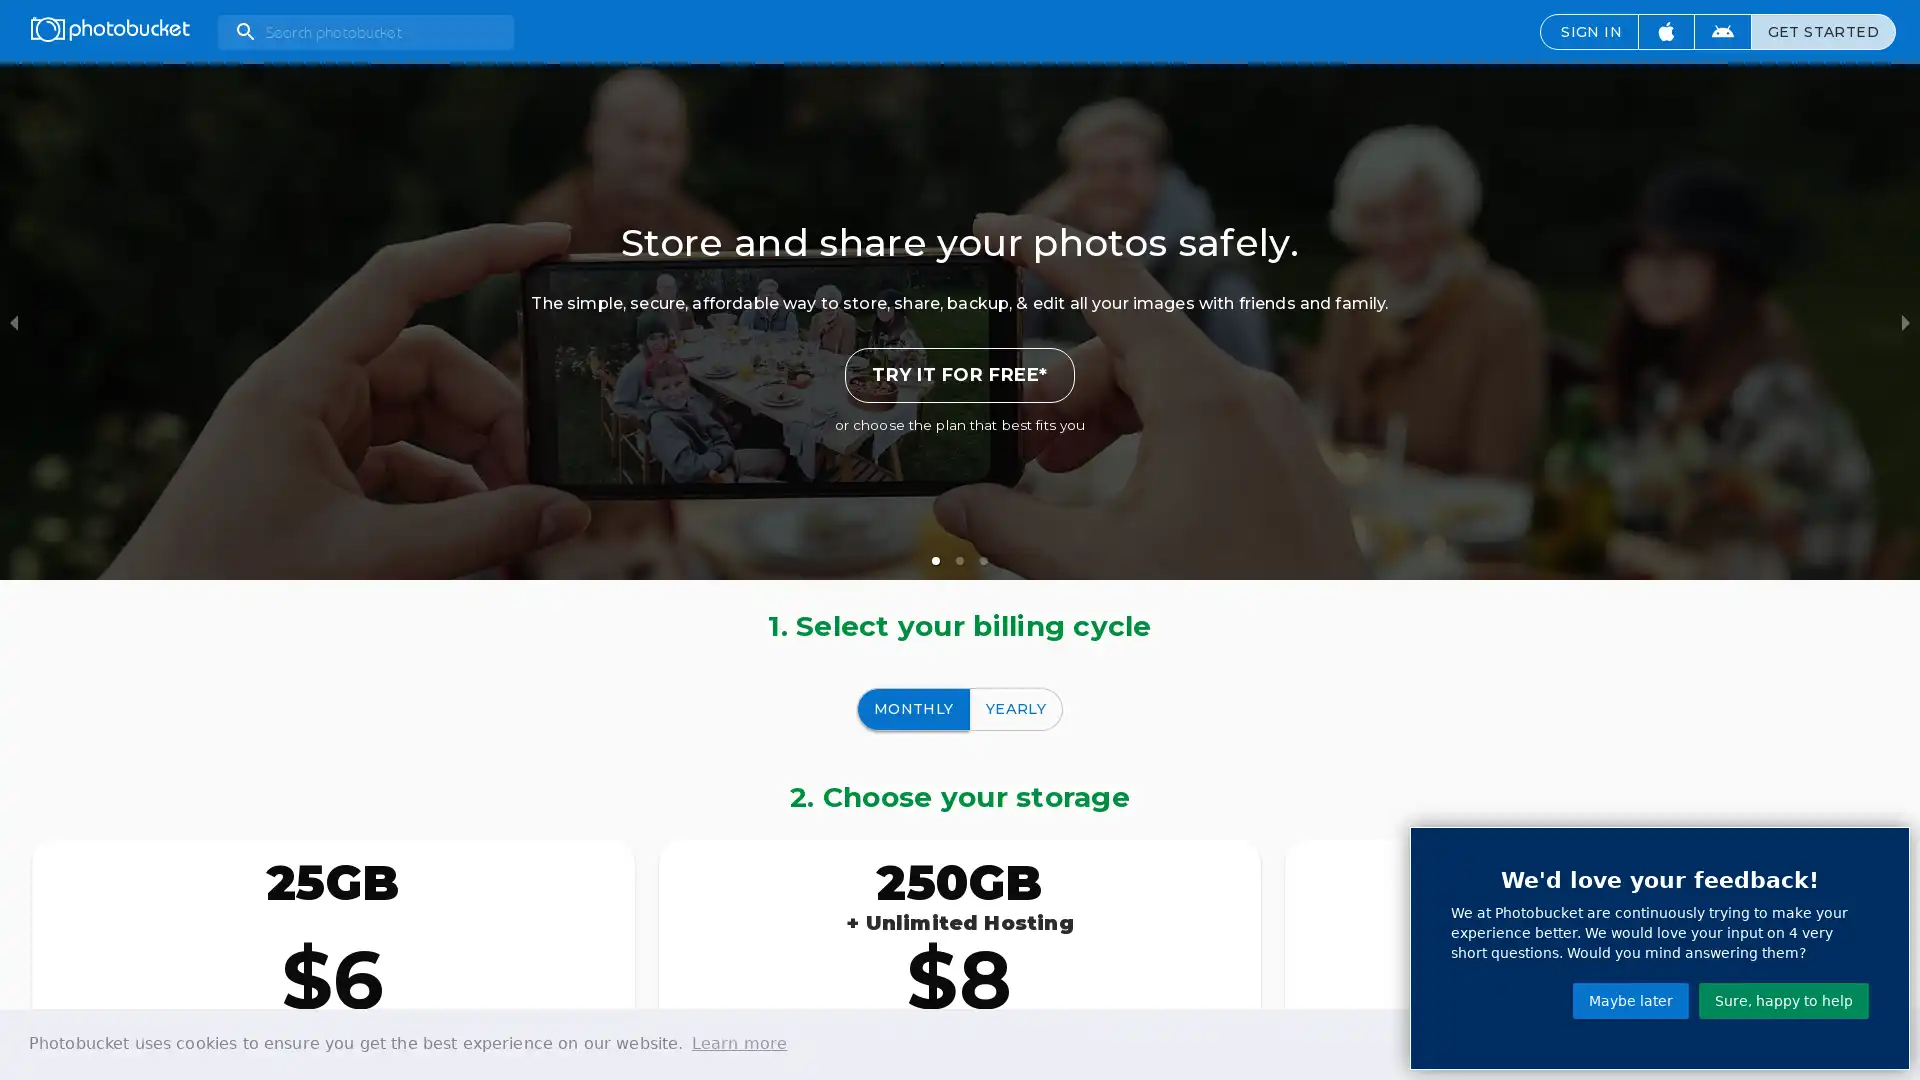  Describe the element at coordinates (935, 559) in the screenshot. I see `slide item 1` at that location.